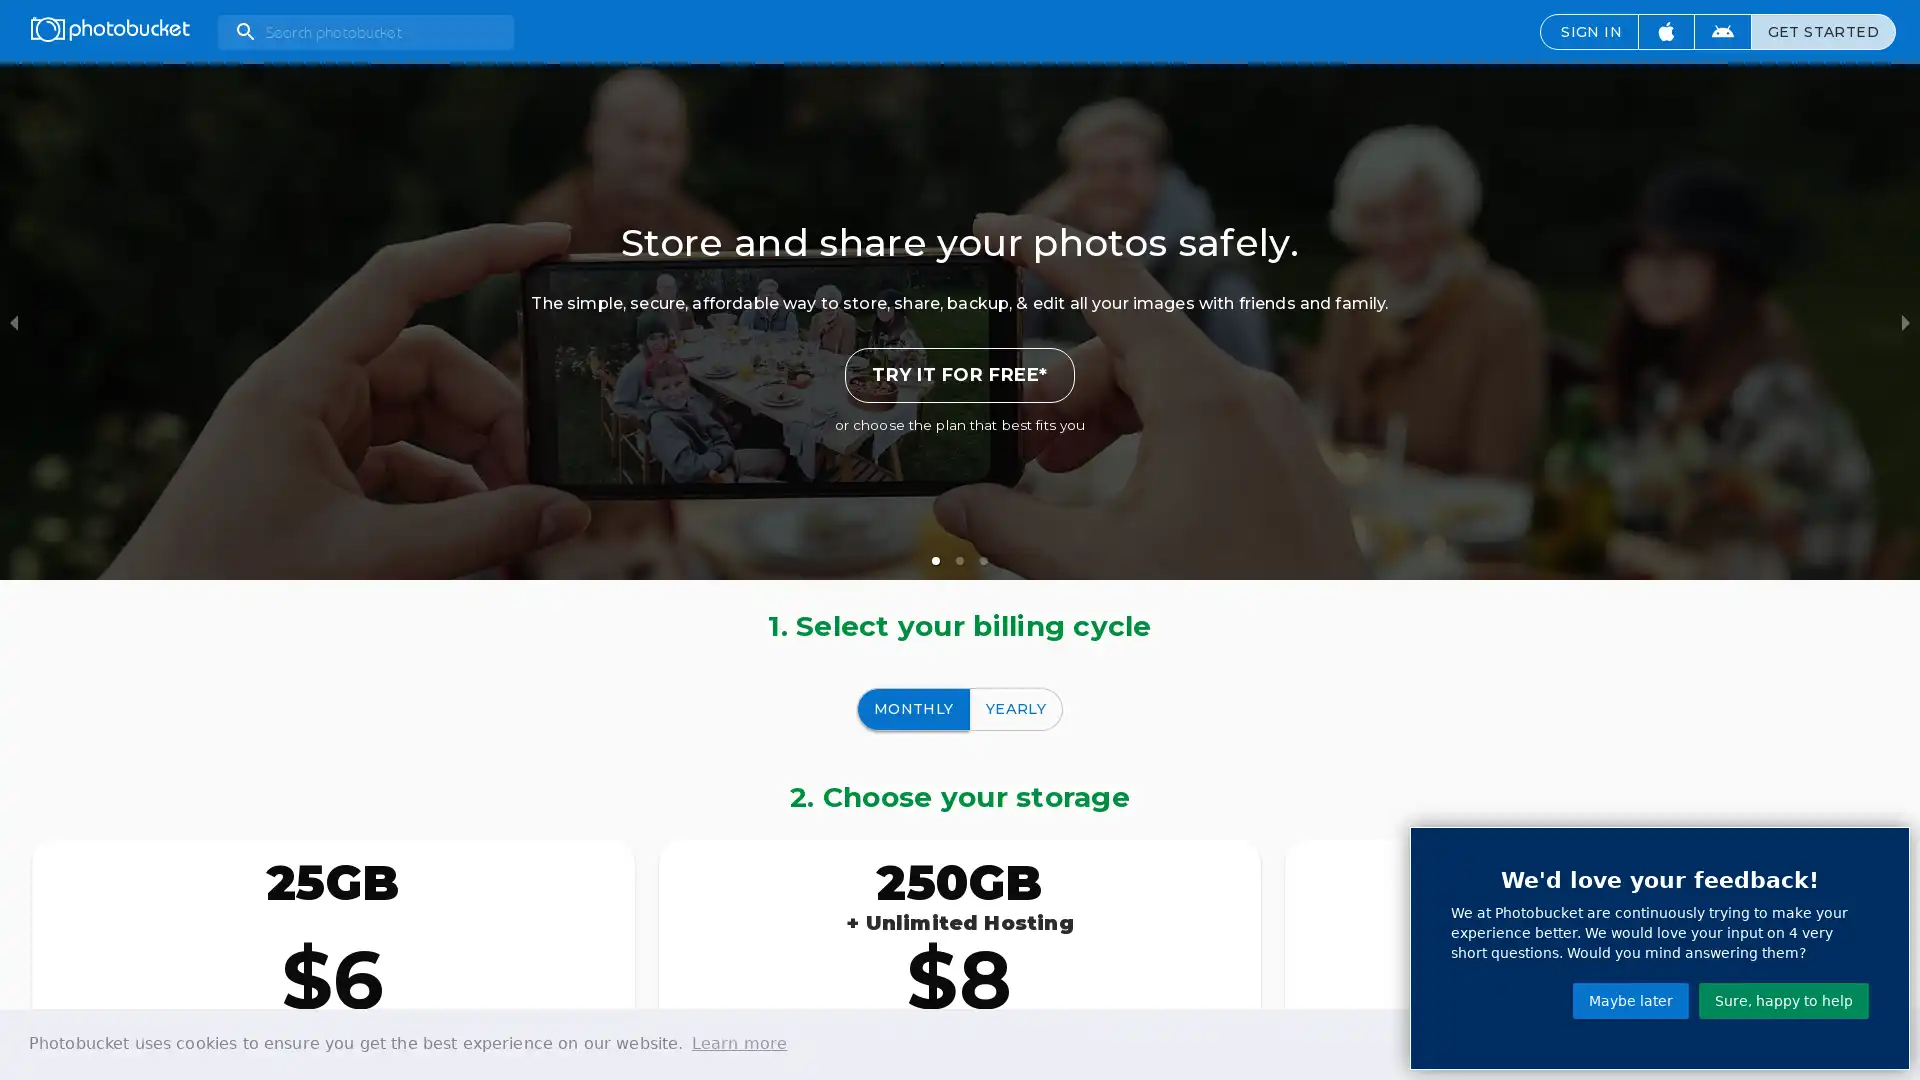  Describe the element at coordinates (935, 559) in the screenshot. I see `slide item 1` at that location.